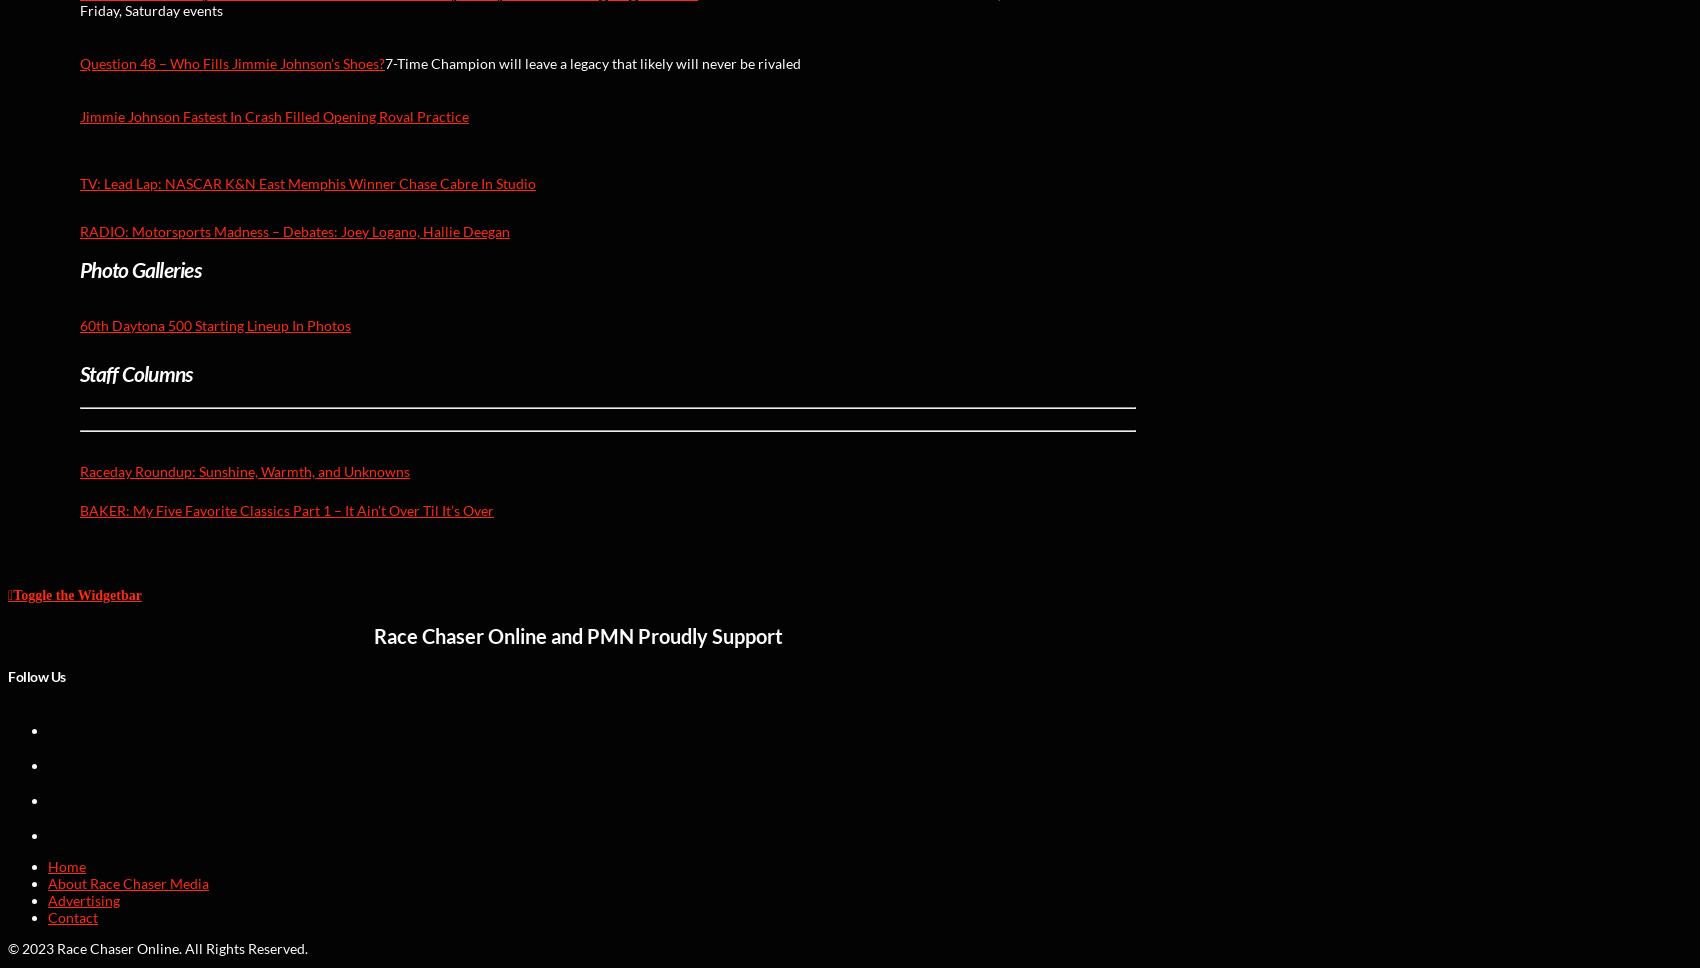  What do you see at coordinates (77, 595) in the screenshot?
I see `'Toggle the Widgetbar'` at bounding box center [77, 595].